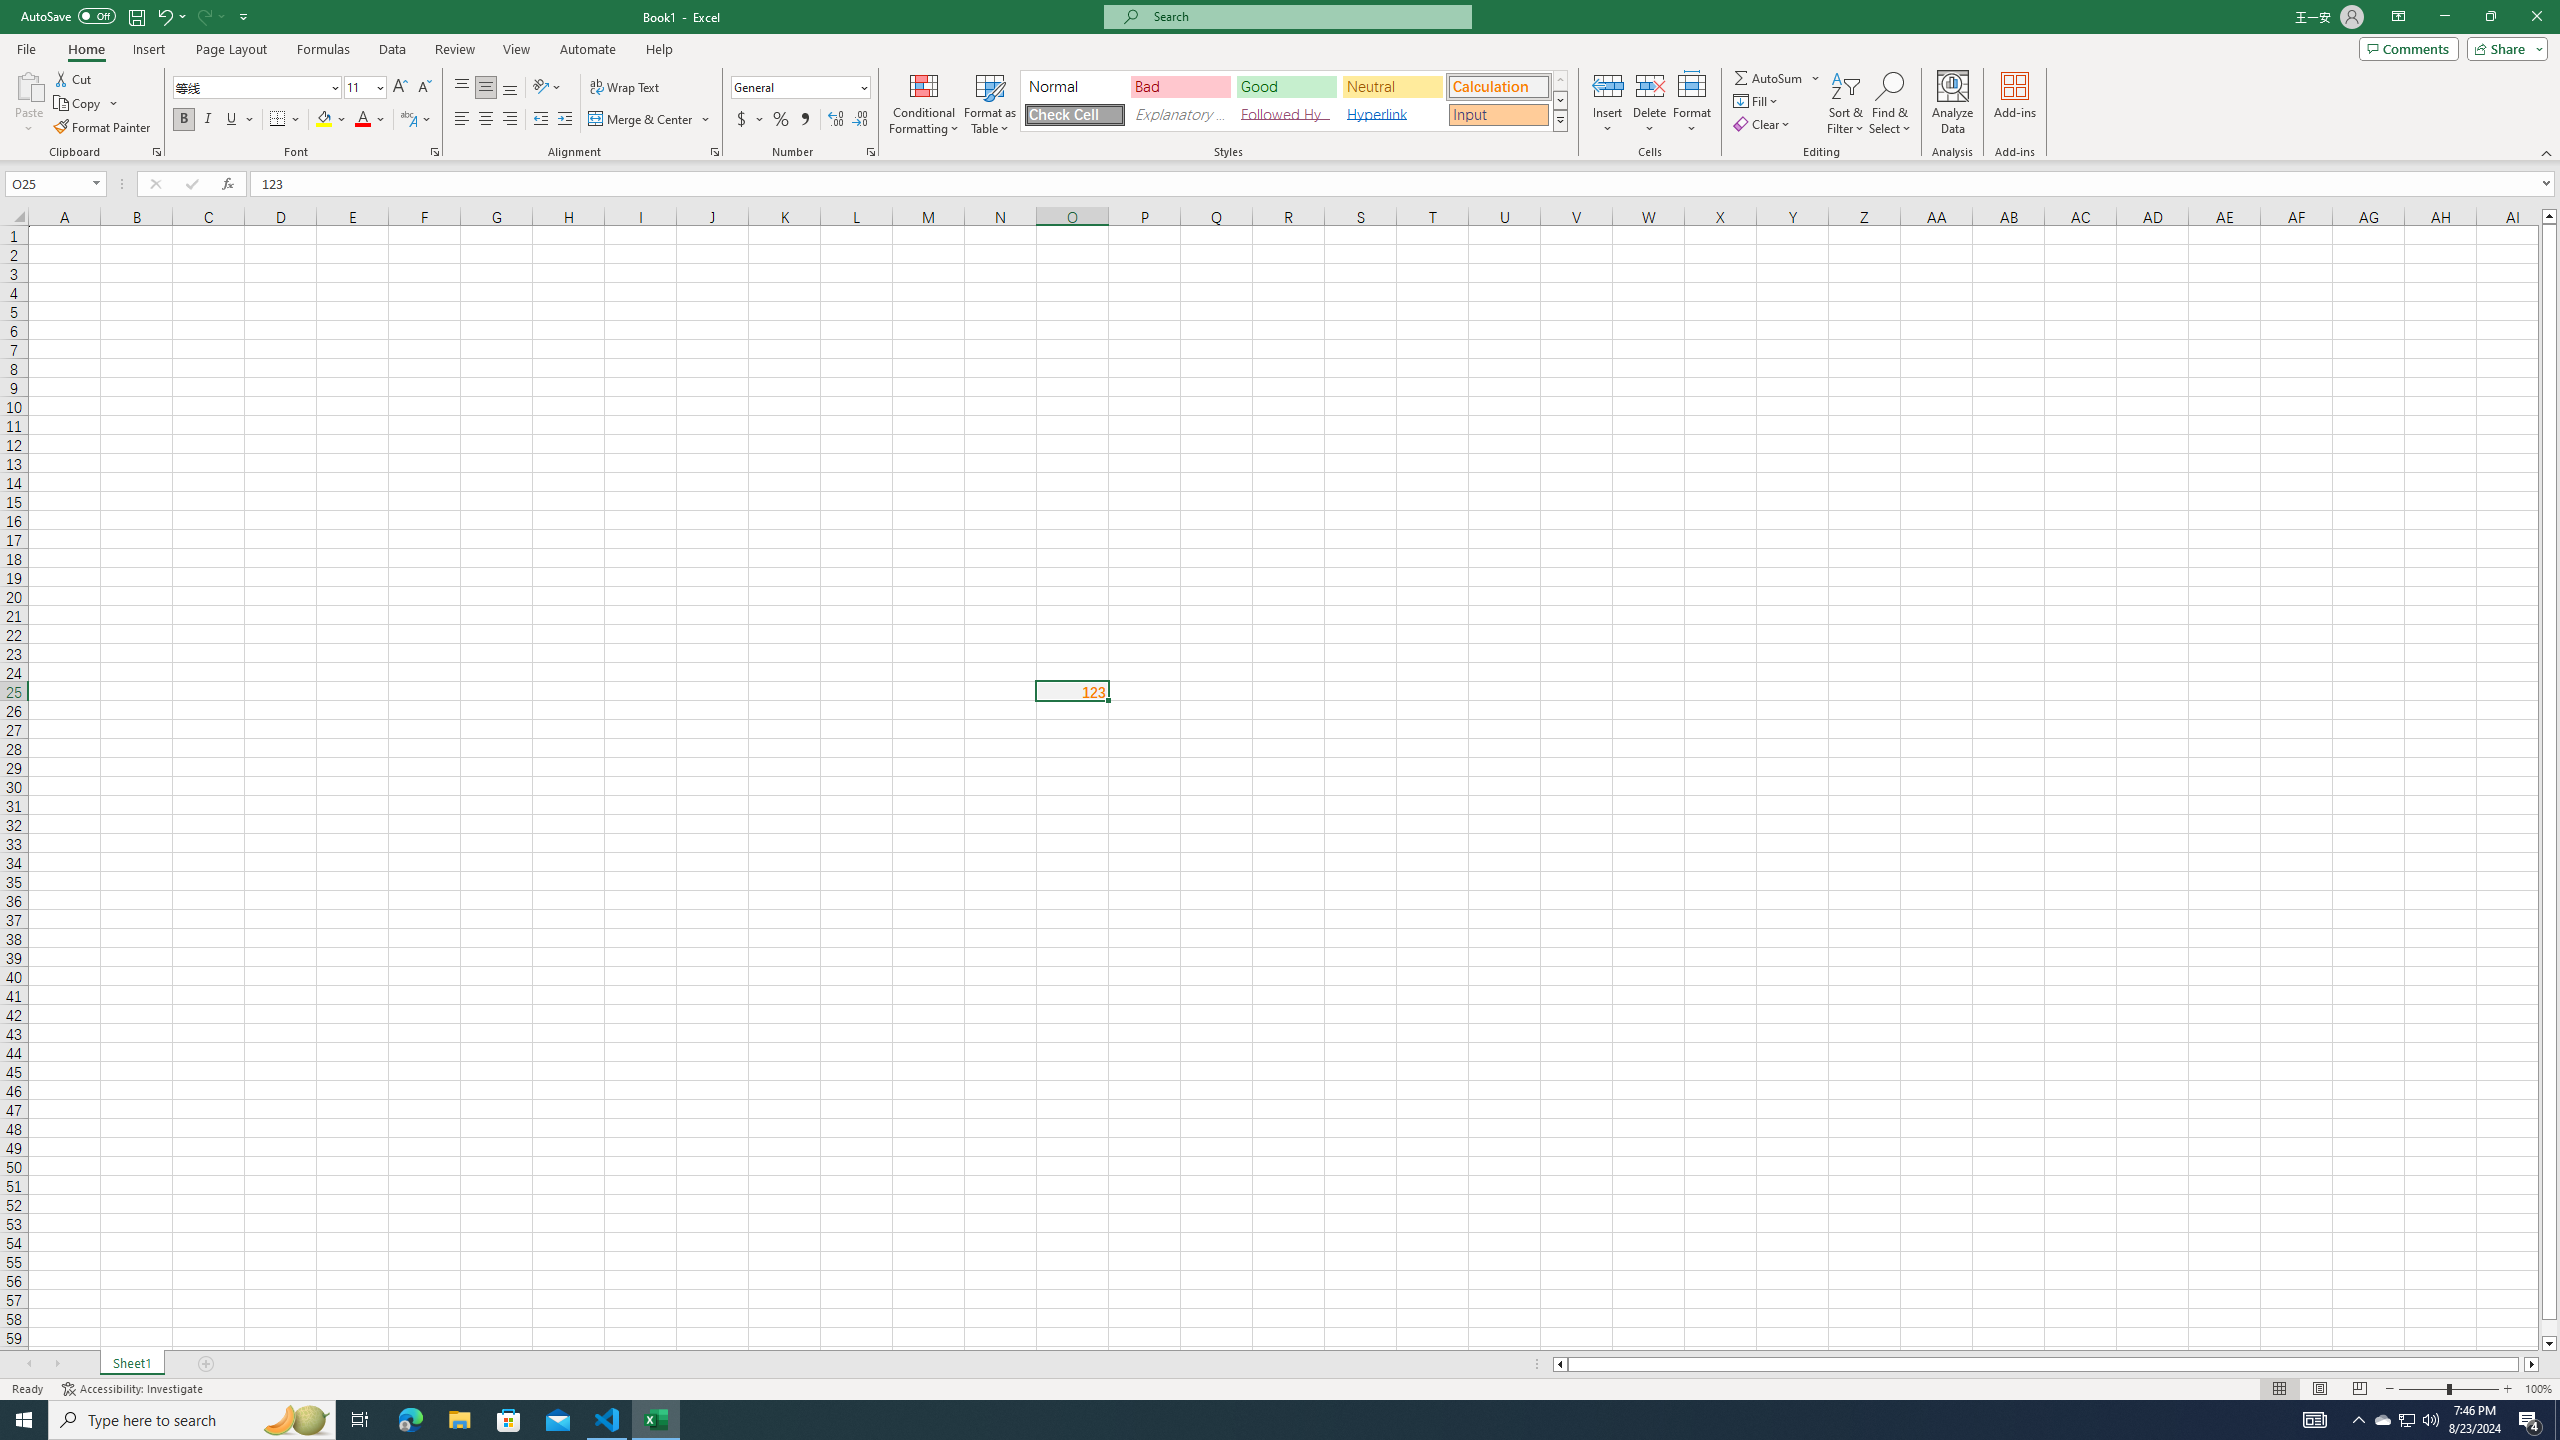 The width and height of the screenshot is (2560, 1440). What do you see at coordinates (779, 118) in the screenshot?
I see `'Percent Style'` at bounding box center [779, 118].